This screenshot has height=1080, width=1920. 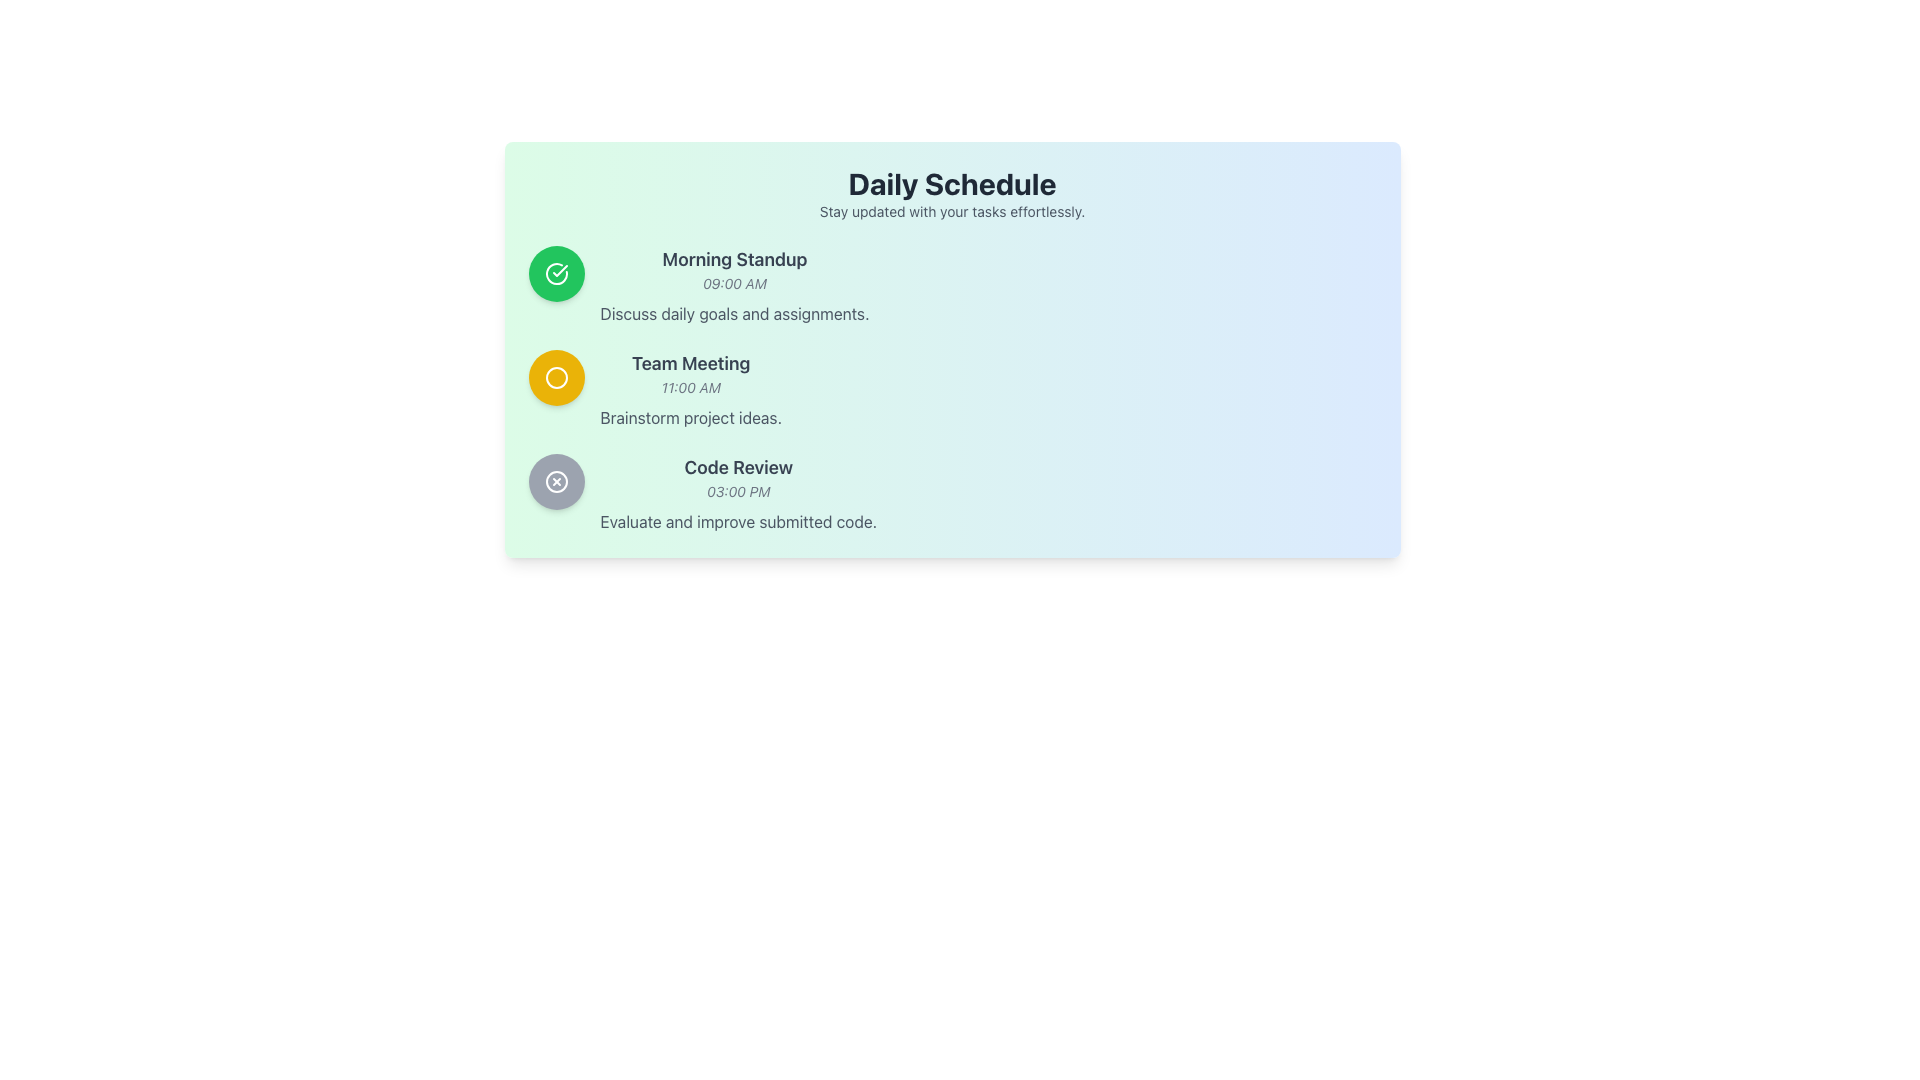 What do you see at coordinates (733, 258) in the screenshot?
I see `the text element displaying 'Morning Standup' in bold dark gray within the 'Daily Schedule' list` at bounding box center [733, 258].